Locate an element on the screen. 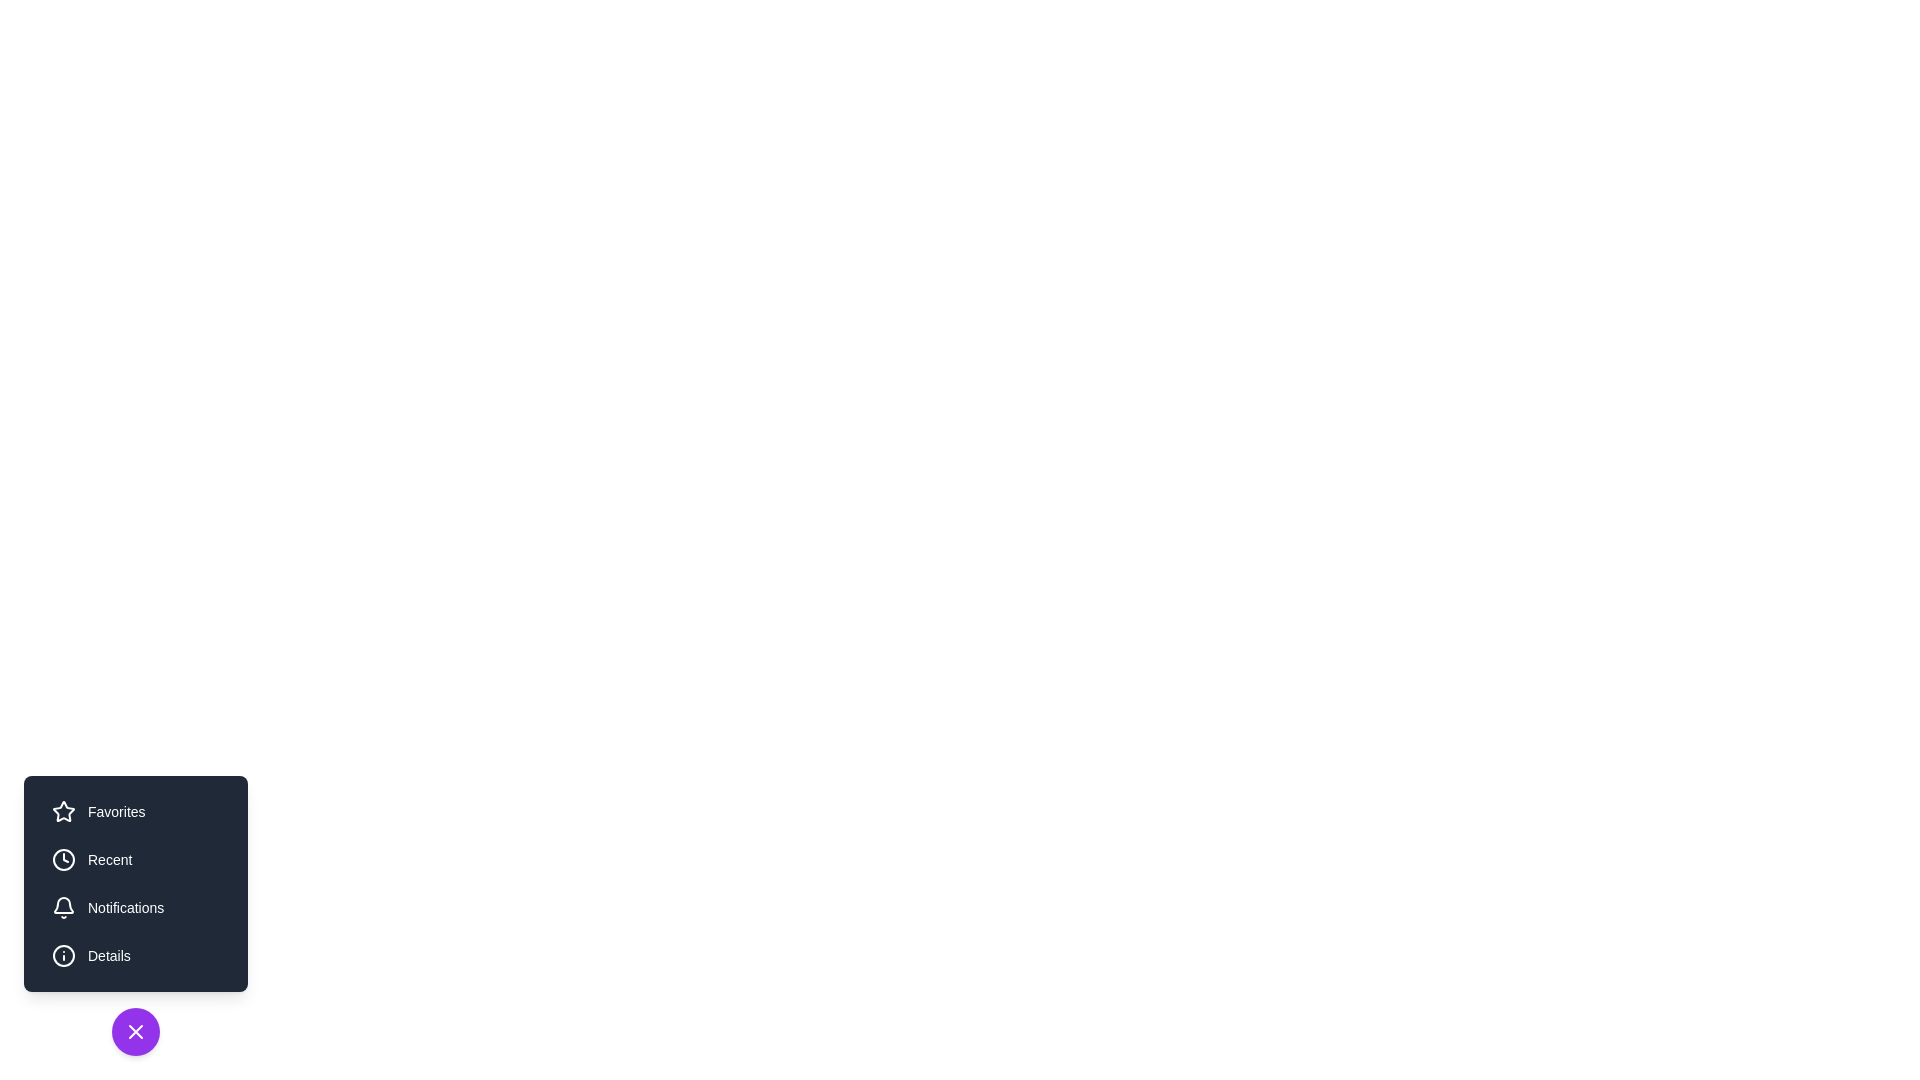 The height and width of the screenshot is (1080, 1920). the floating action button to toggle the utility menu is located at coordinates (134, 1032).